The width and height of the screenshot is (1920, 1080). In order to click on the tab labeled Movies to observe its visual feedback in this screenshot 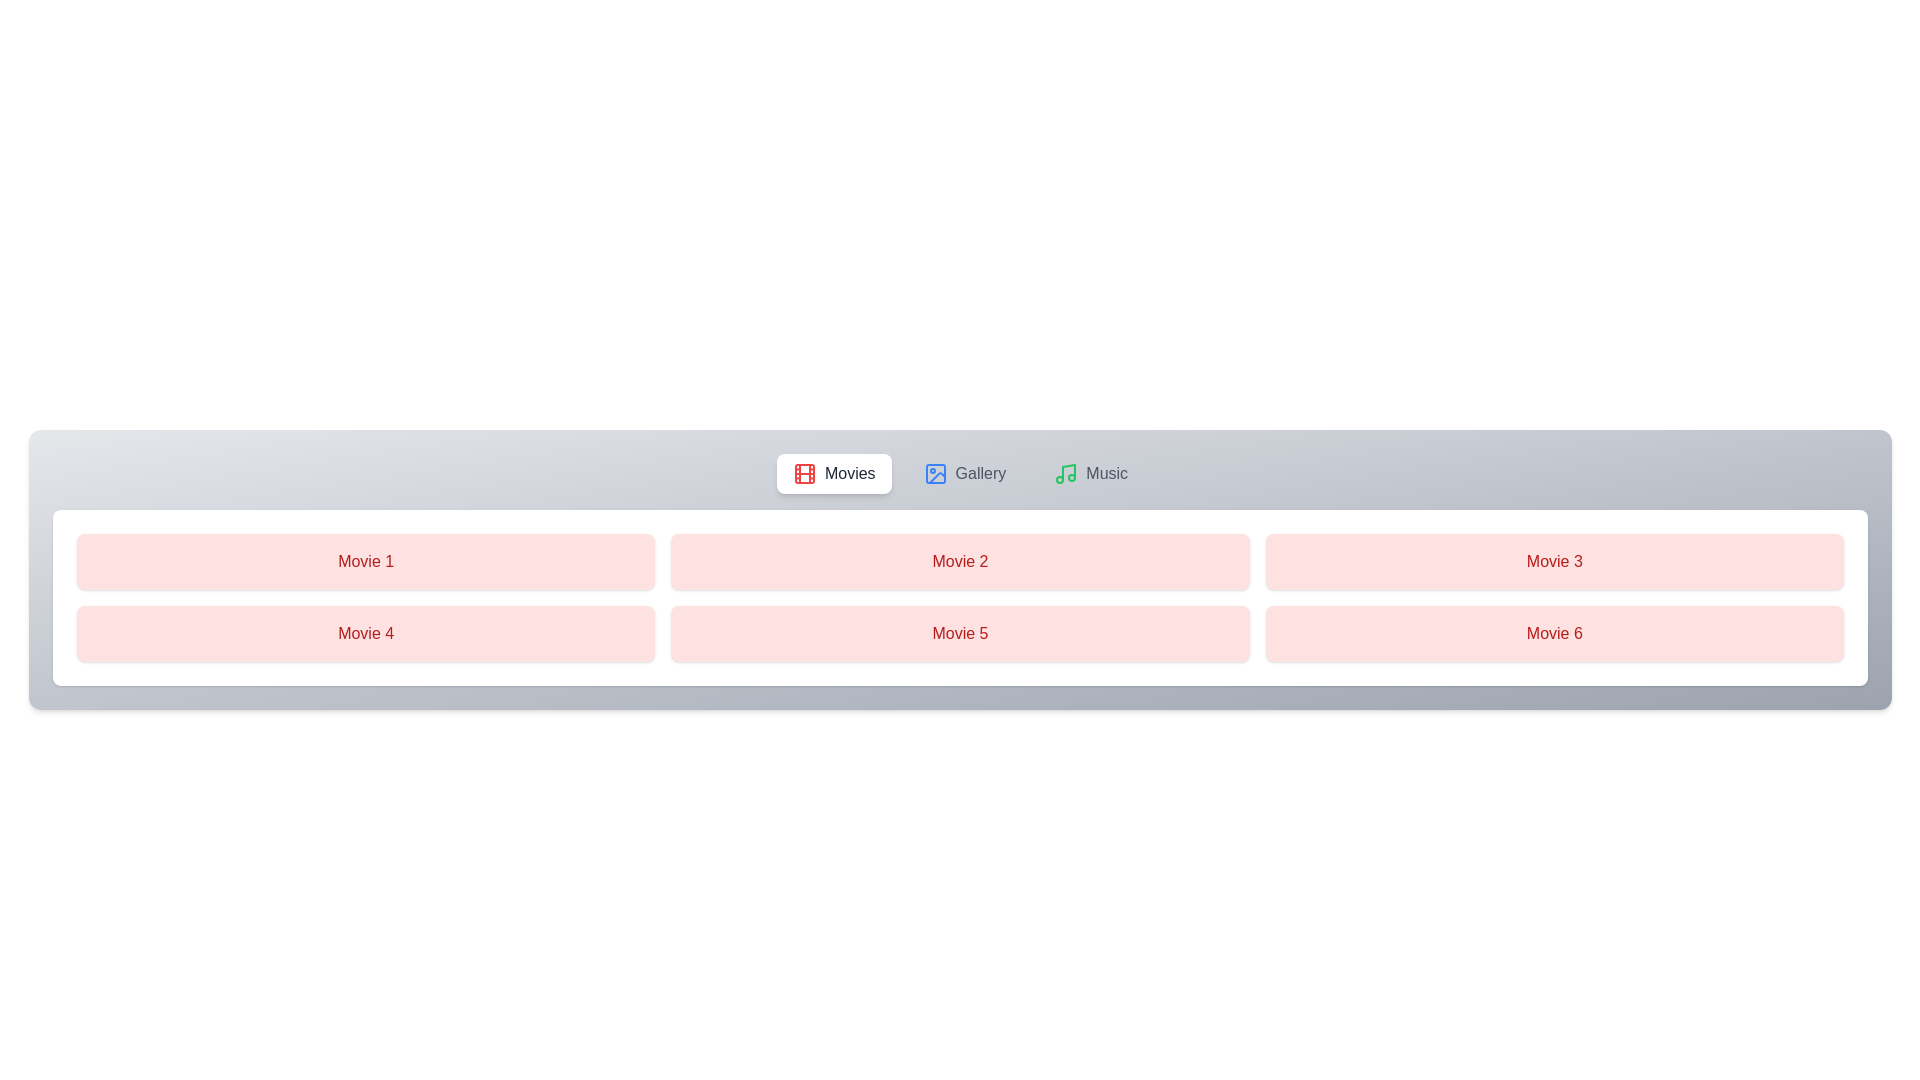, I will do `click(834, 474)`.